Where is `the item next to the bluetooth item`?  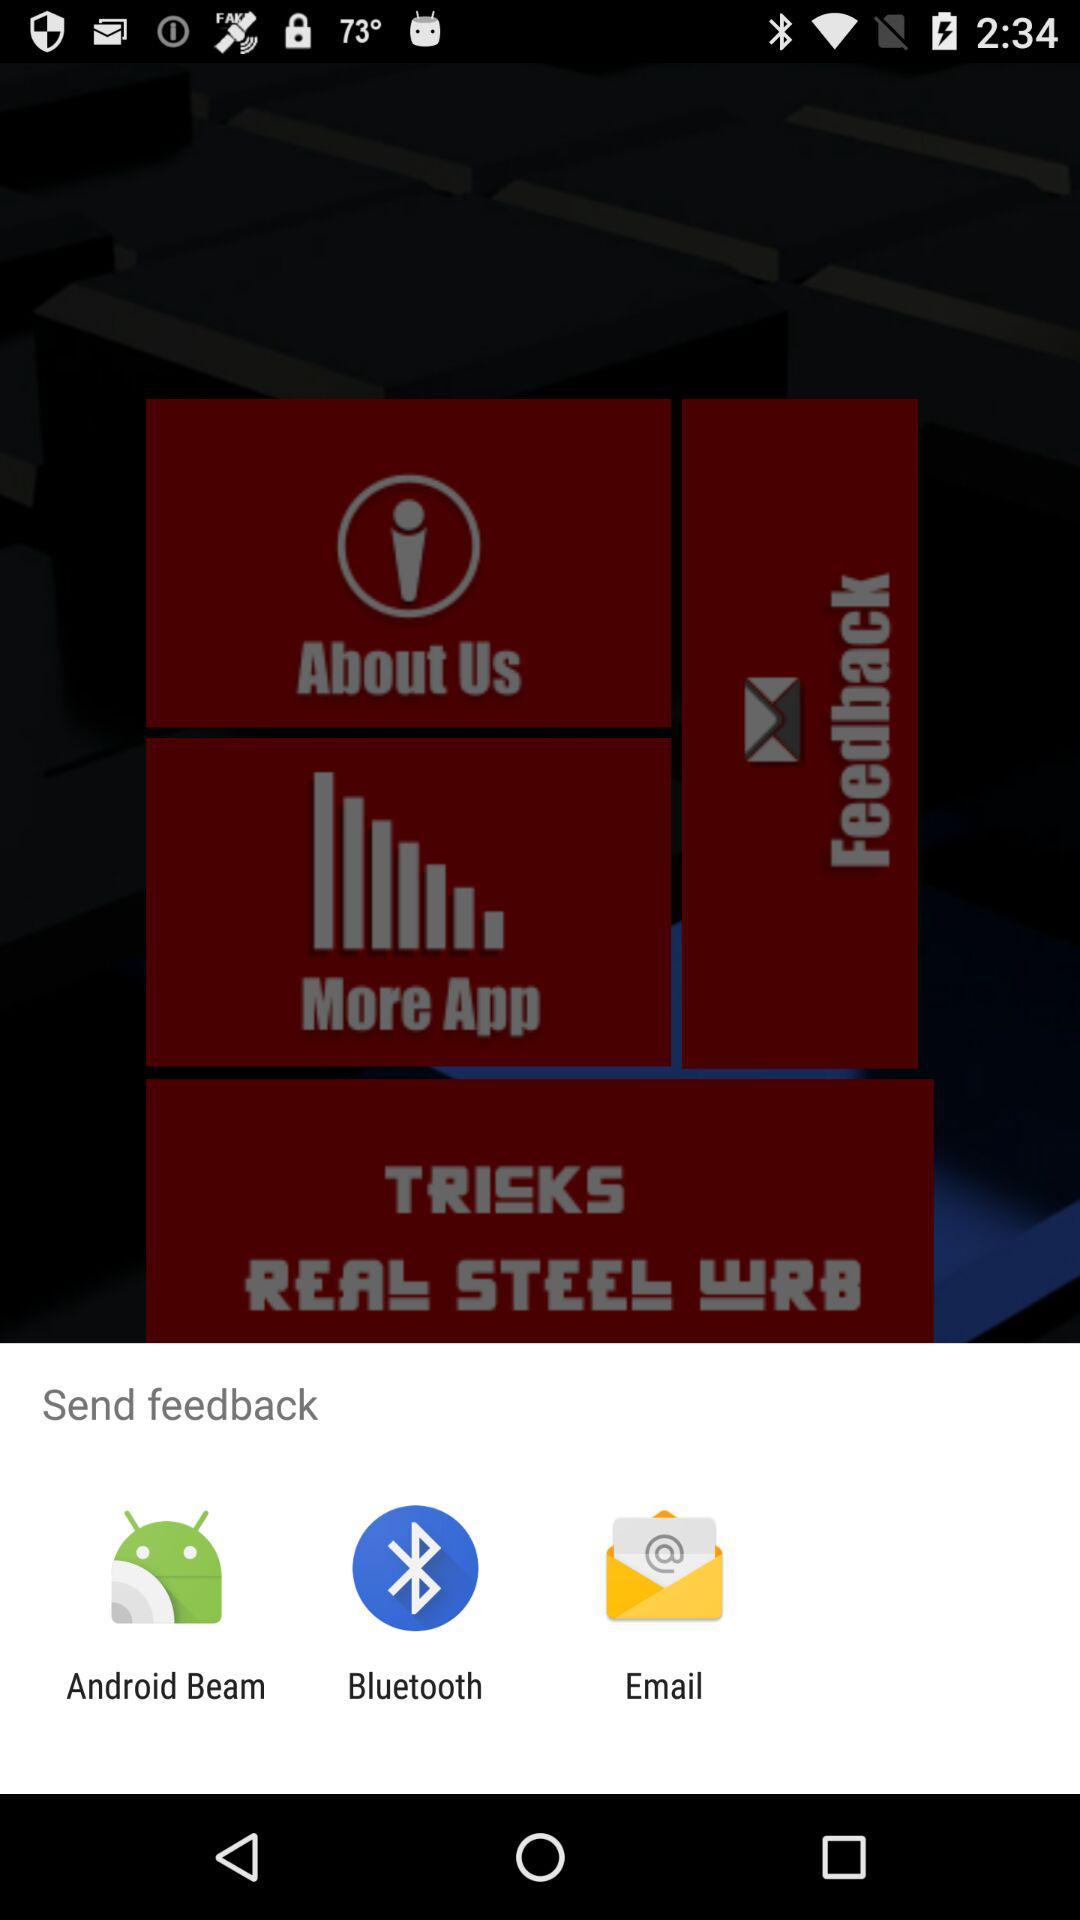 the item next to the bluetooth item is located at coordinates (165, 1705).